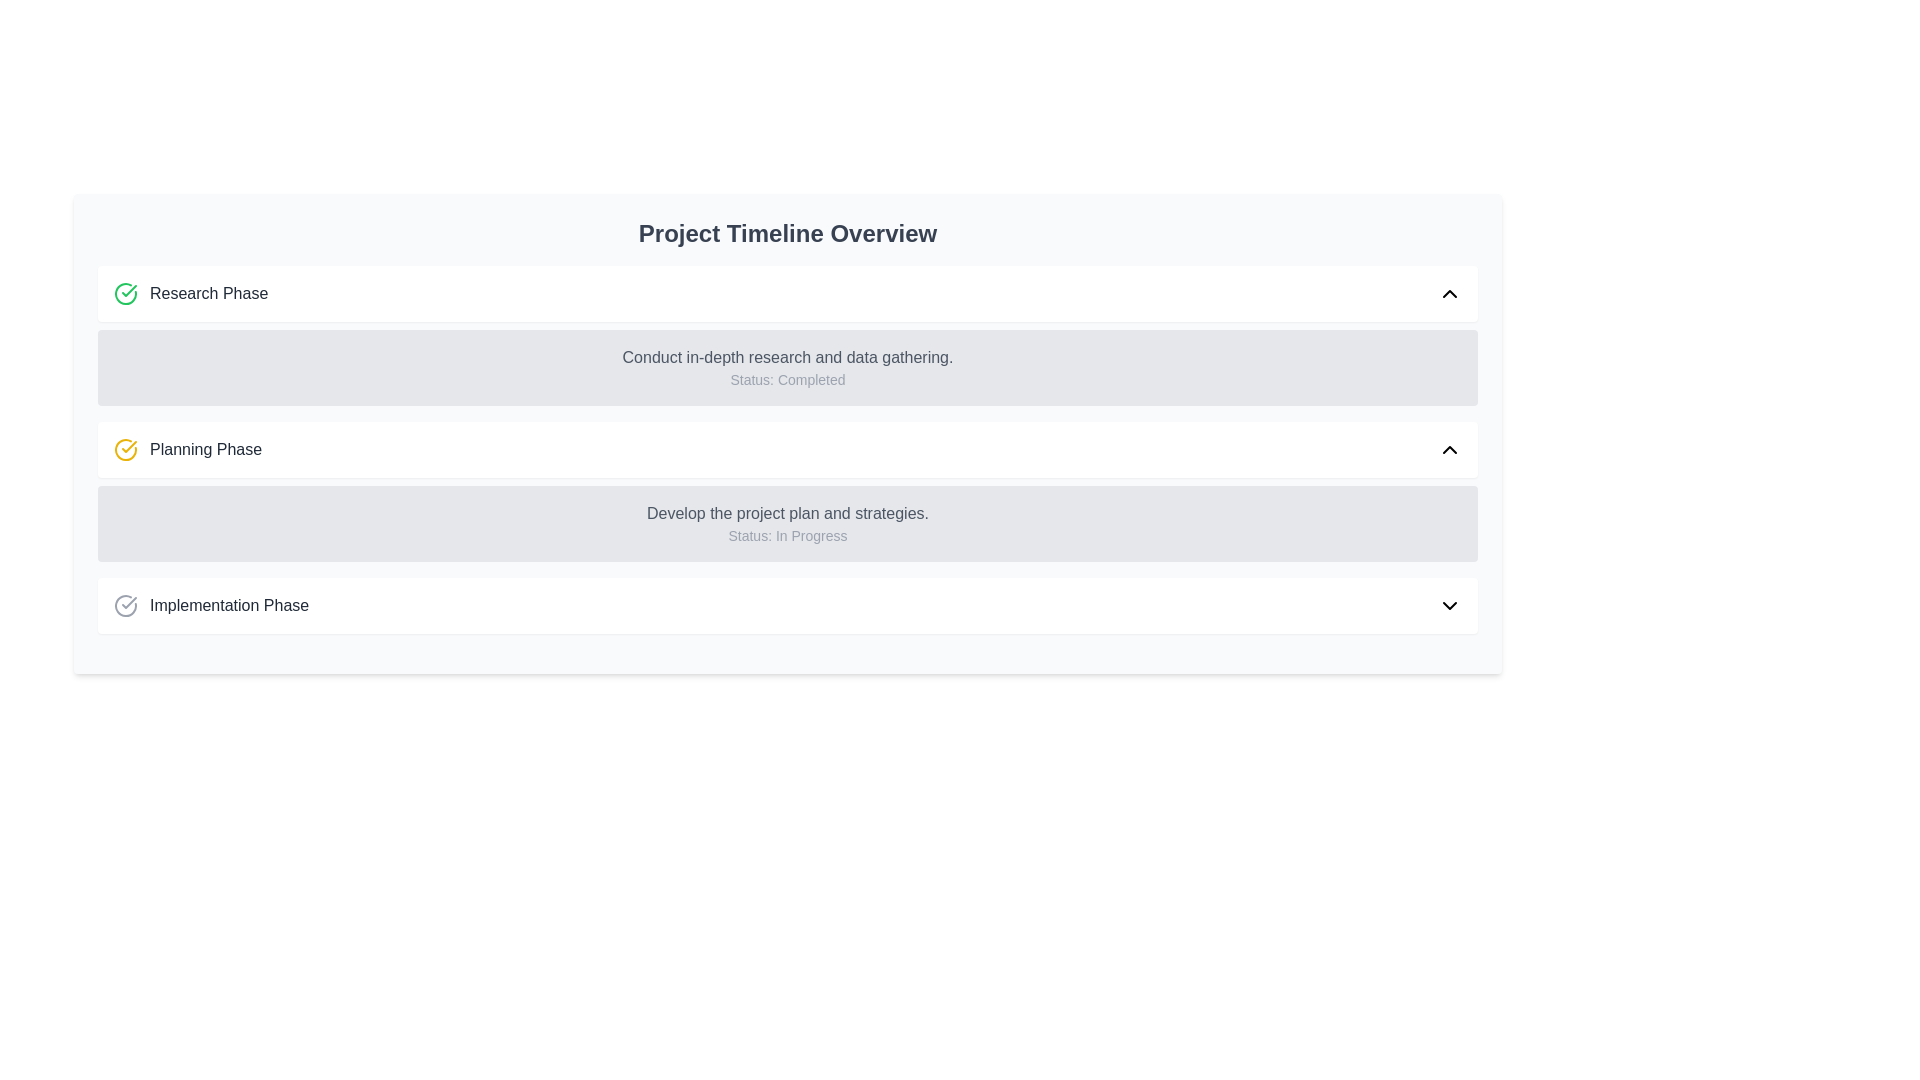 The image size is (1920, 1080). What do you see at coordinates (786, 380) in the screenshot?
I see `the text label indicating the task's completion status in the 'Research Phase' section, positioned below 'Conduct in-depth research and data gathering.'` at bounding box center [786, 380].